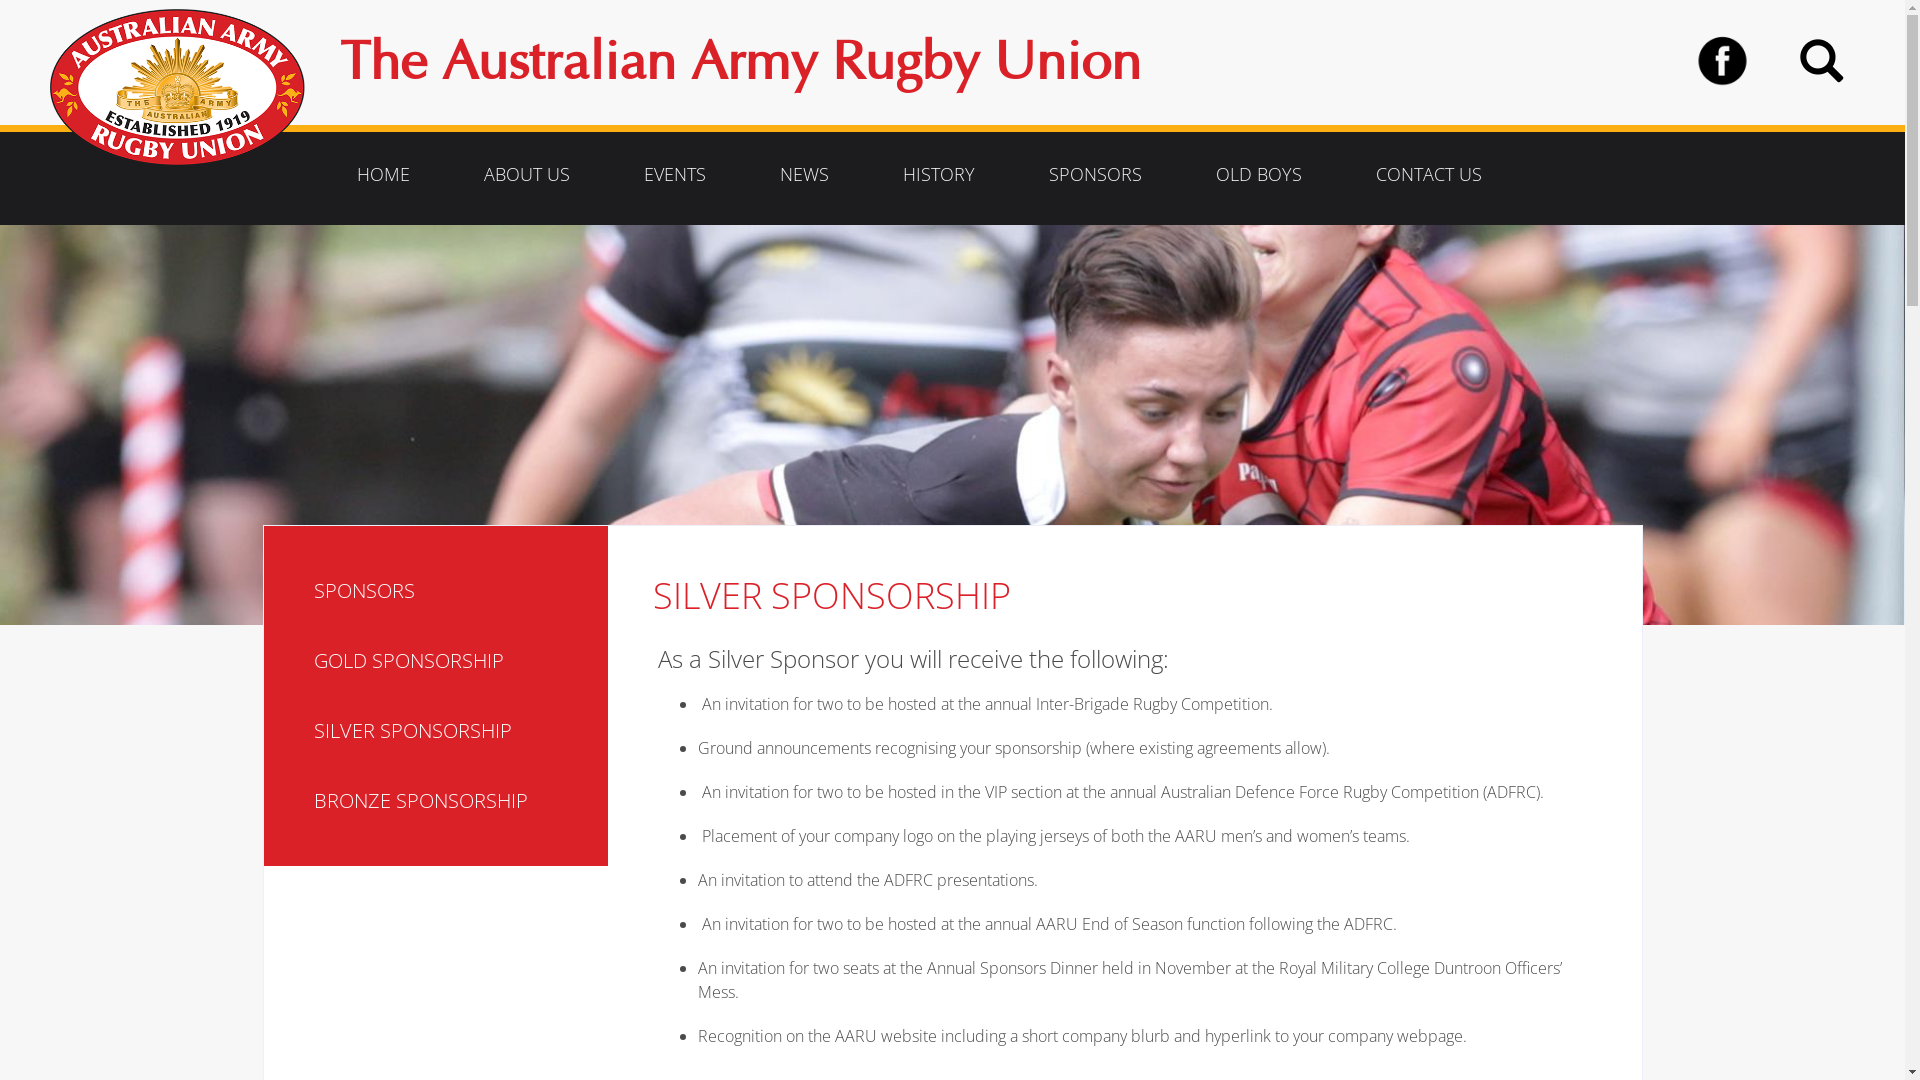 The image size is (1920, 1080). Describe the element at coordinates (675, 172) in the screenshot. I see `'EVENTS'` at that location.